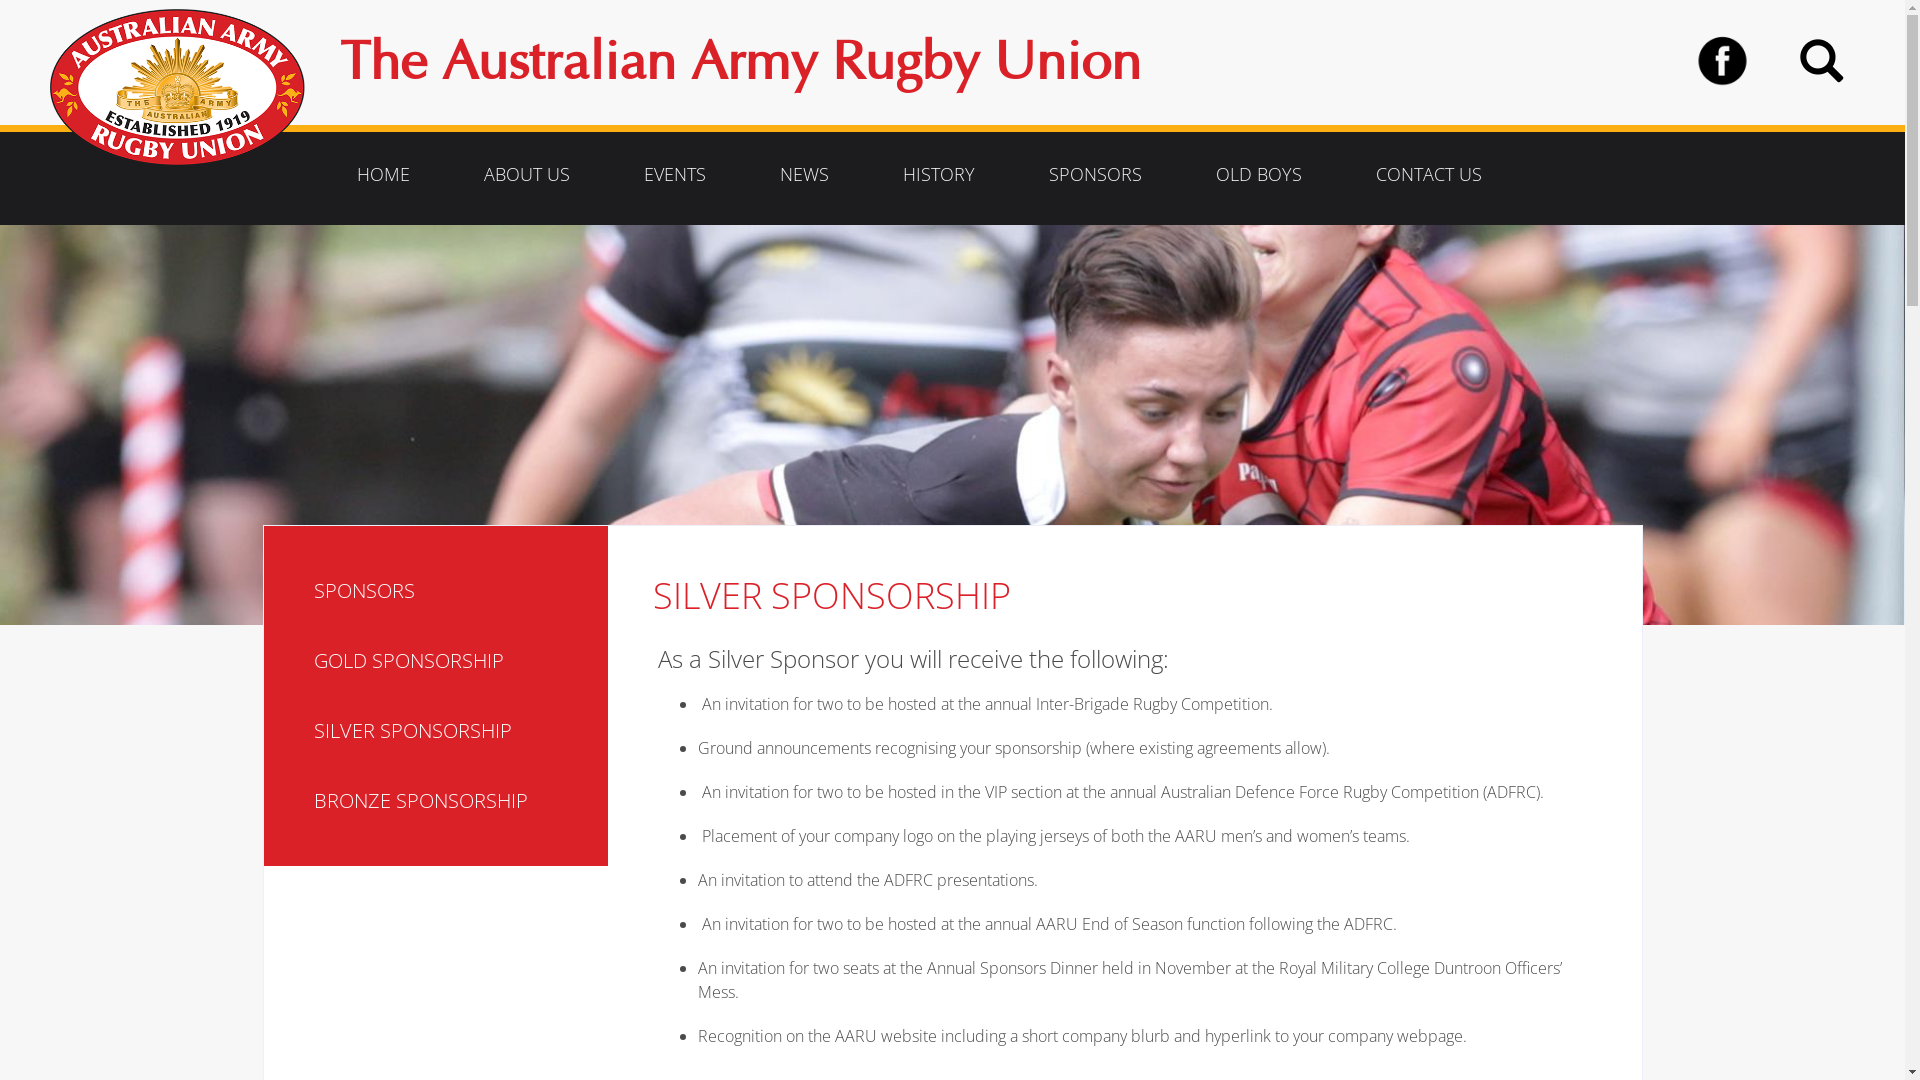 The image size is (1920, 1080). Describe the element at coordinates (675, 172) in the screenshot. I see `'EVENTS'` at that location.